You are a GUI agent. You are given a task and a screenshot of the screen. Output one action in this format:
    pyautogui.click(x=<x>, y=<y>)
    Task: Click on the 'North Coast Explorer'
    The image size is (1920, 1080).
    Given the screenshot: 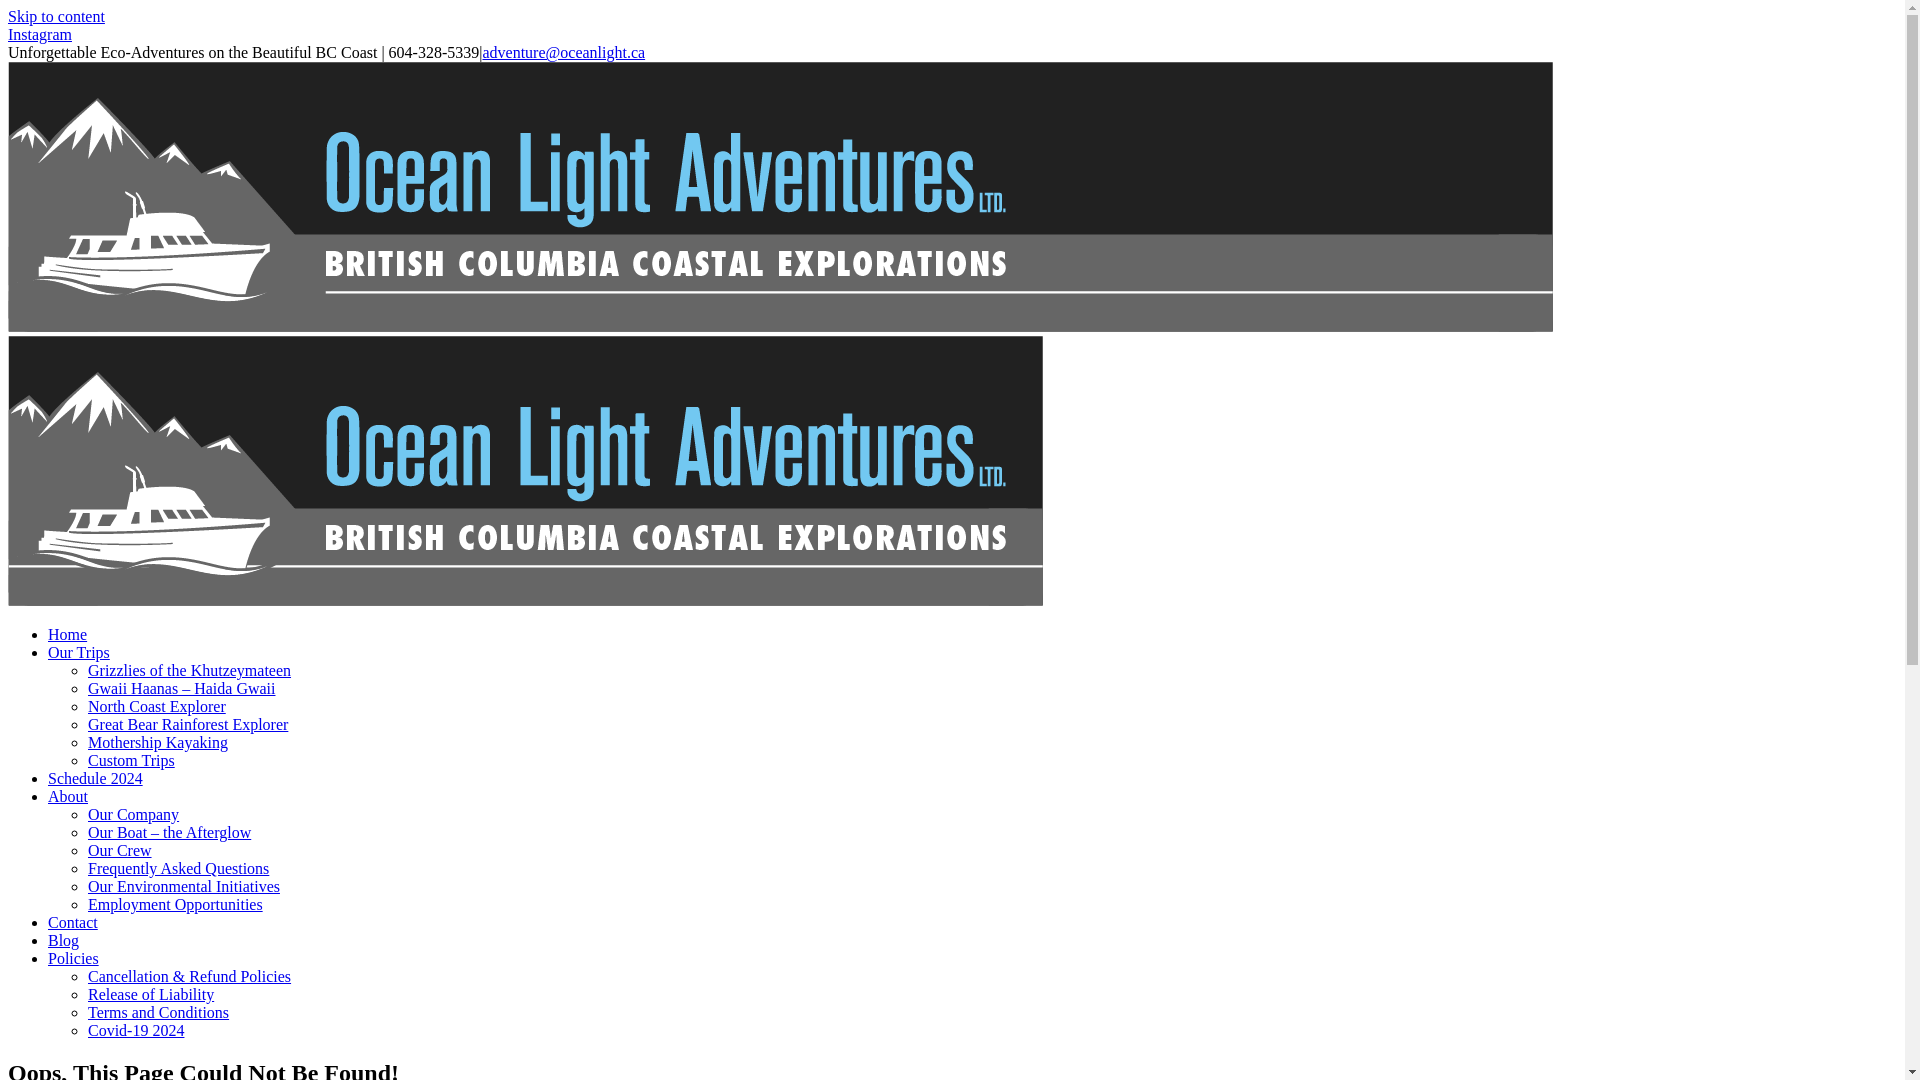 What is the action you would take?
    pyautogui.click(x=156, y=705)
    